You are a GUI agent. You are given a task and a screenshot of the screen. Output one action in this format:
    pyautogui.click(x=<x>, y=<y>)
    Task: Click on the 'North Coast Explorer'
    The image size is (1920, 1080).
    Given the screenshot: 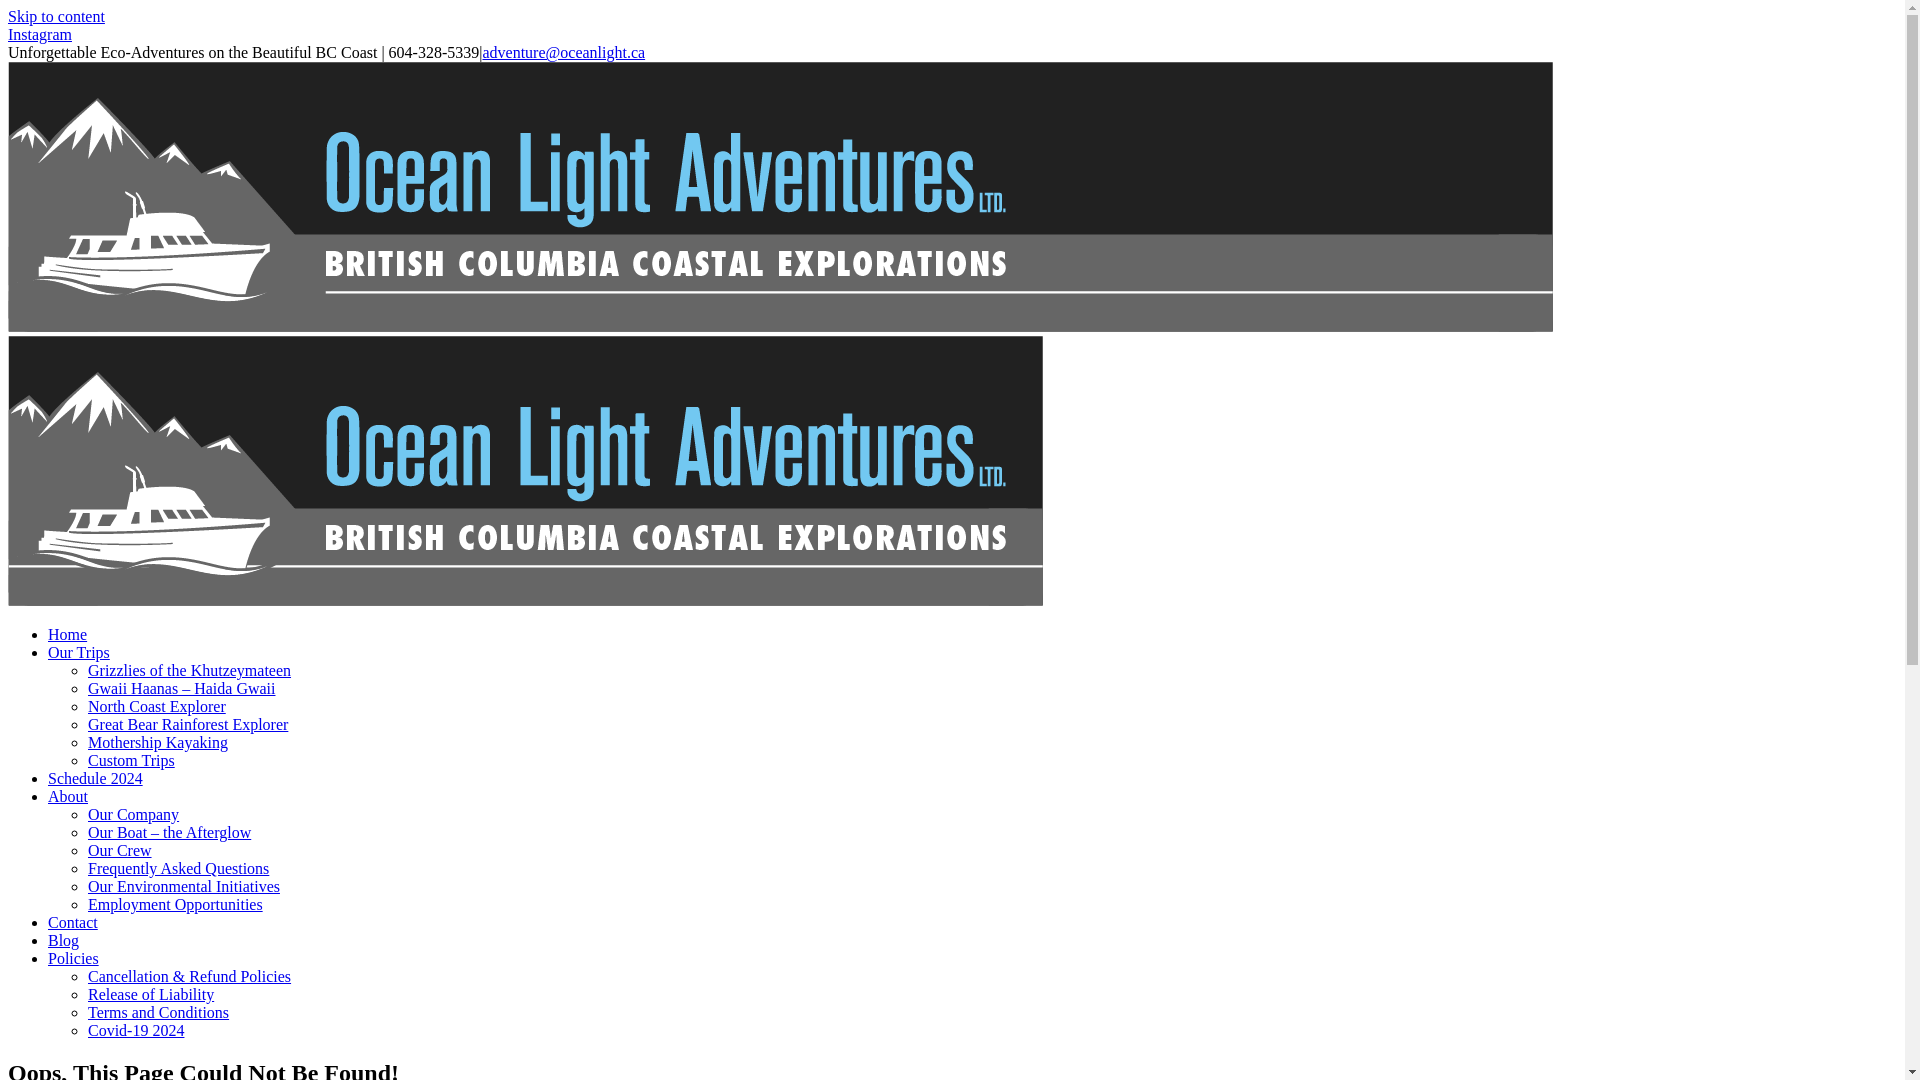 What is the action you would take?
    pyautogui.click(x=156, y=705)
    